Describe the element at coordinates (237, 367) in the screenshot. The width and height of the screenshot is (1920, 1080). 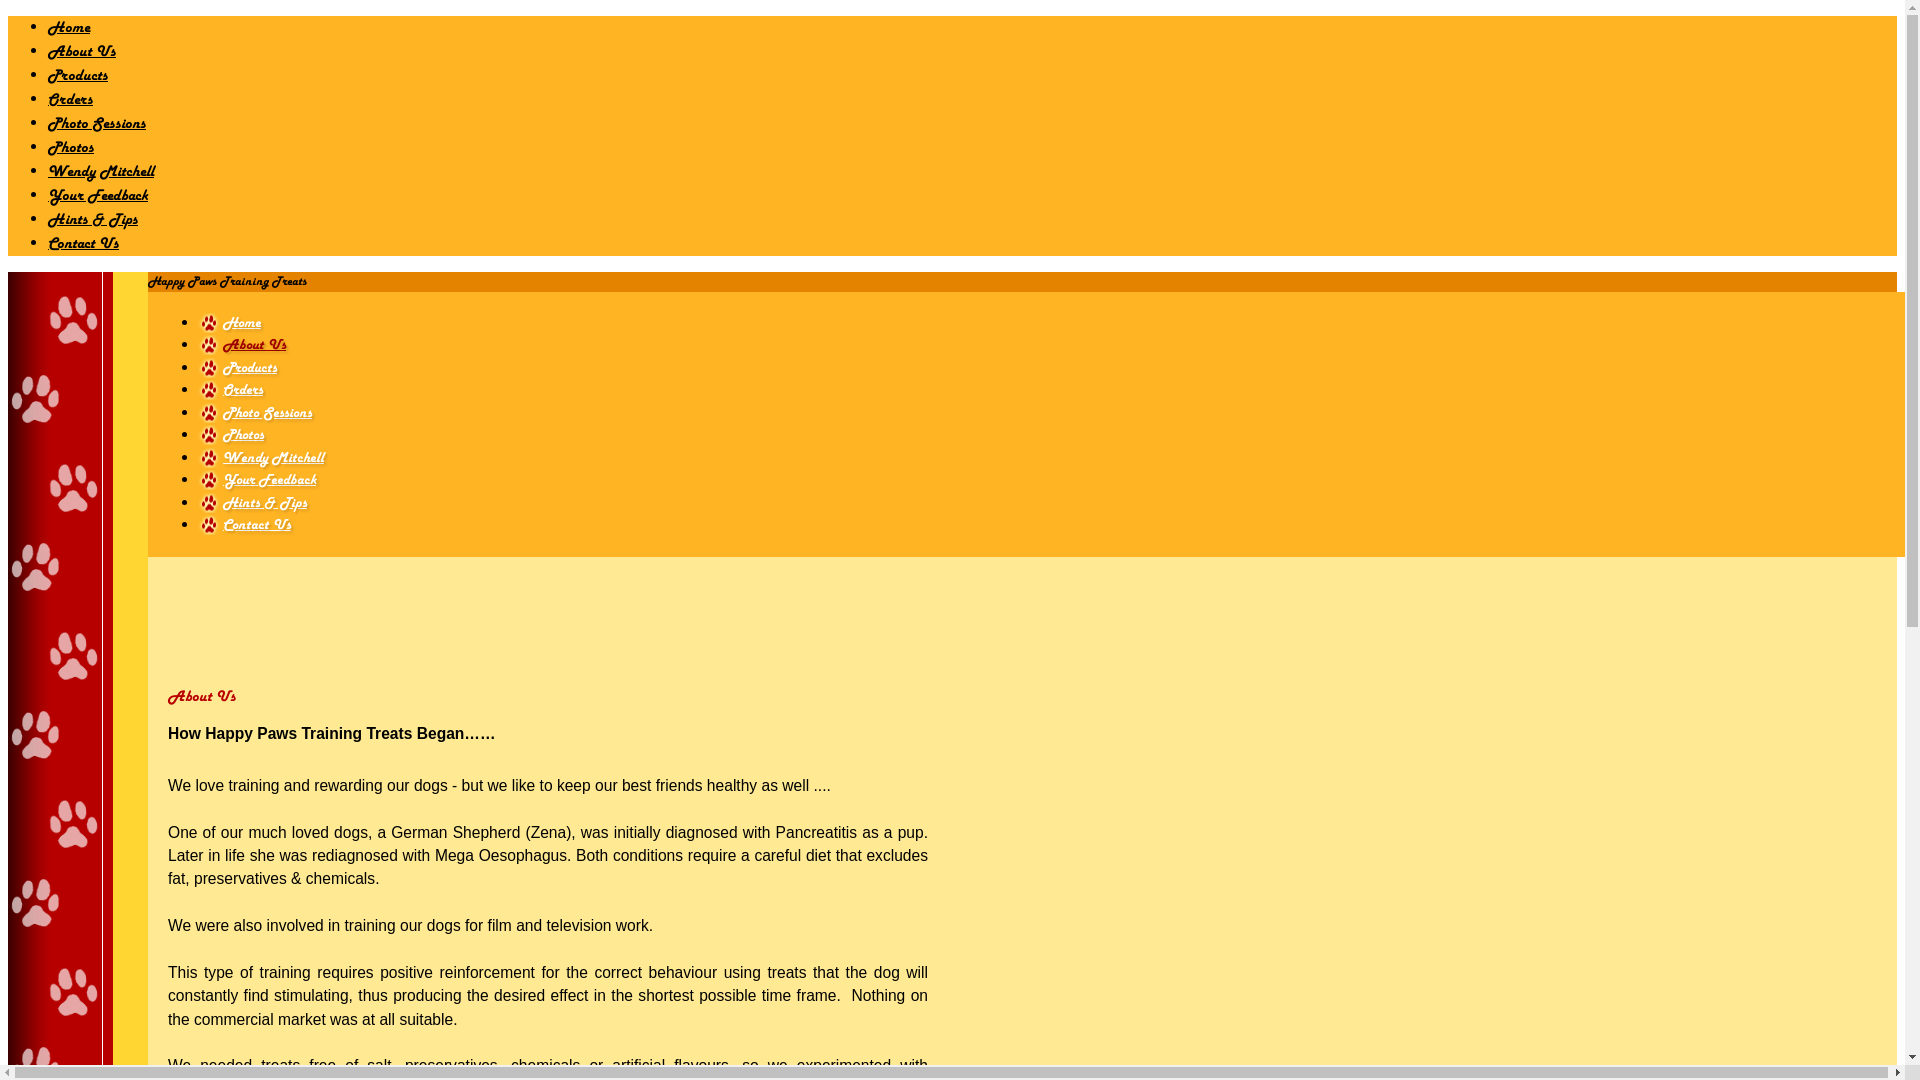
I see `'Products'` at that location.